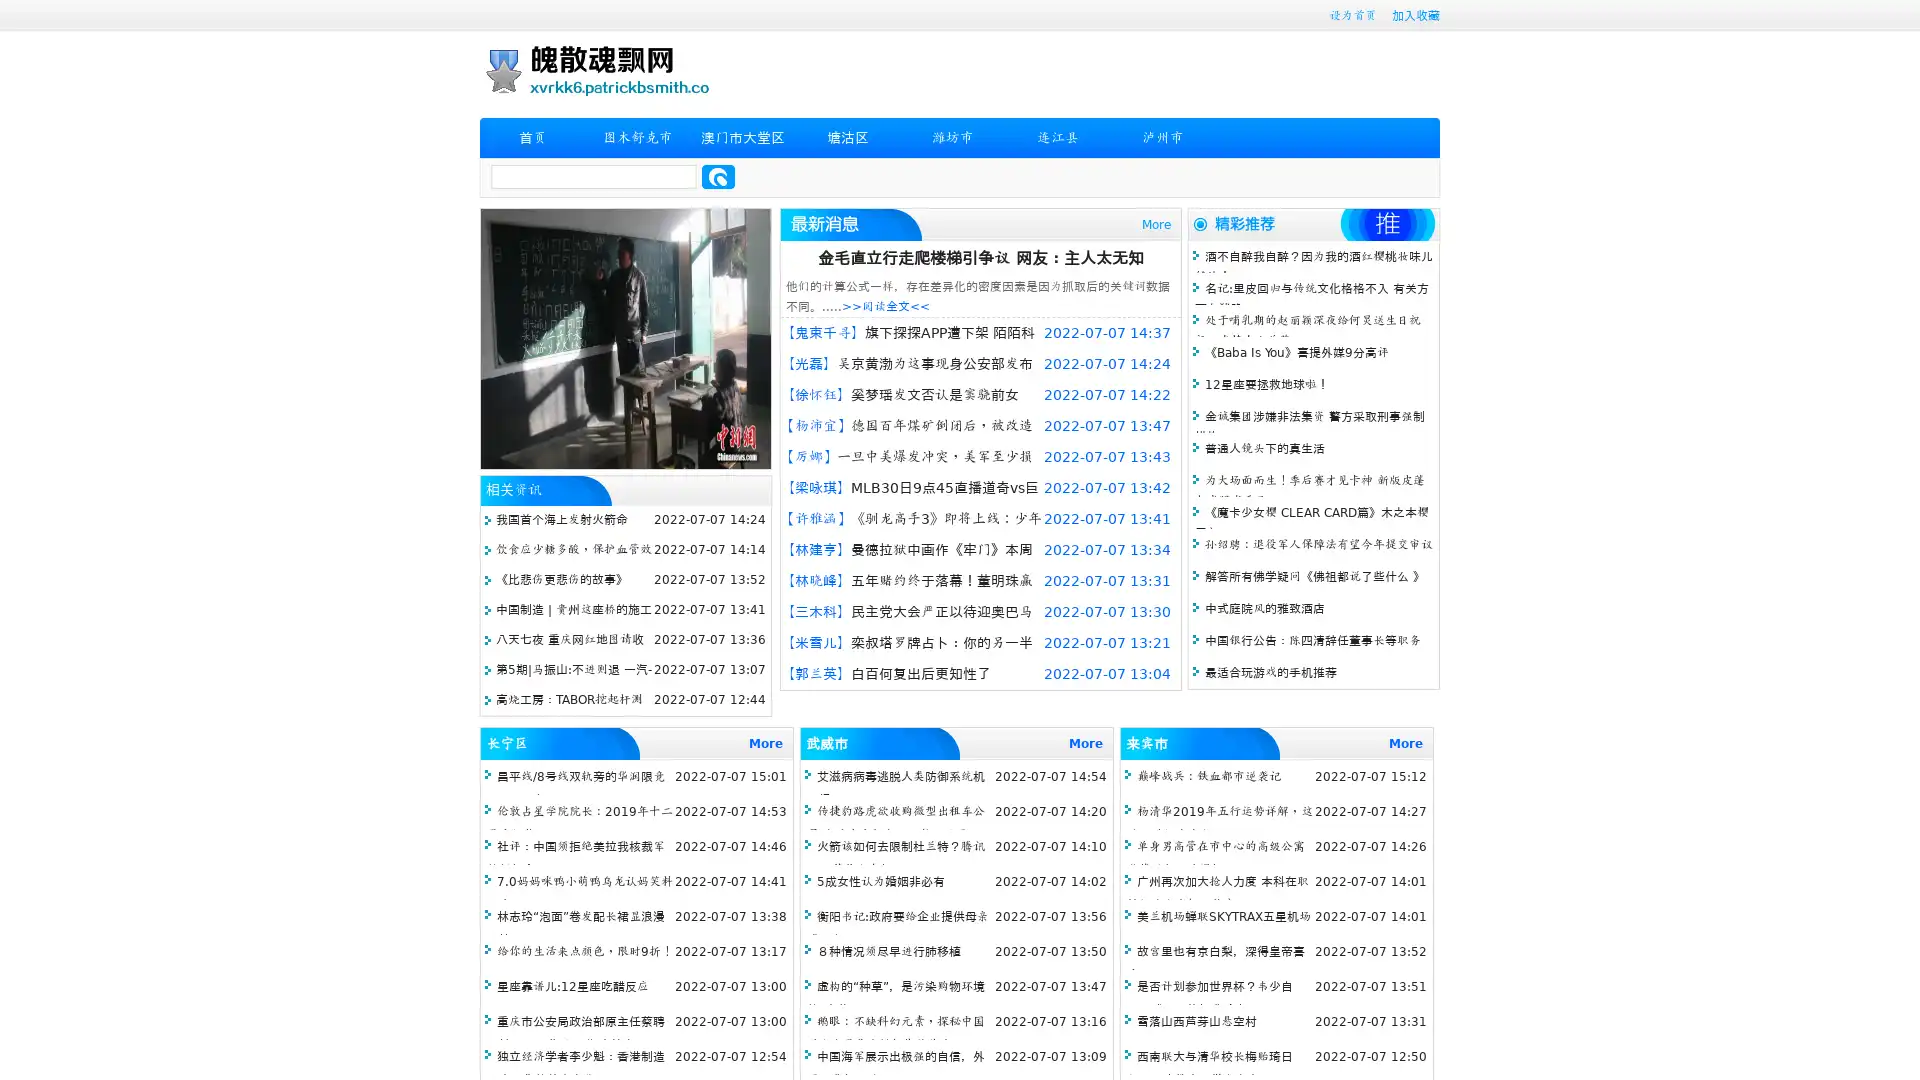 The height and width of the screenshot is (1080, 1920). What do you see at coordinates (718, 176) in the screenshot?
I see `Search` at bounding box center [718, 176].